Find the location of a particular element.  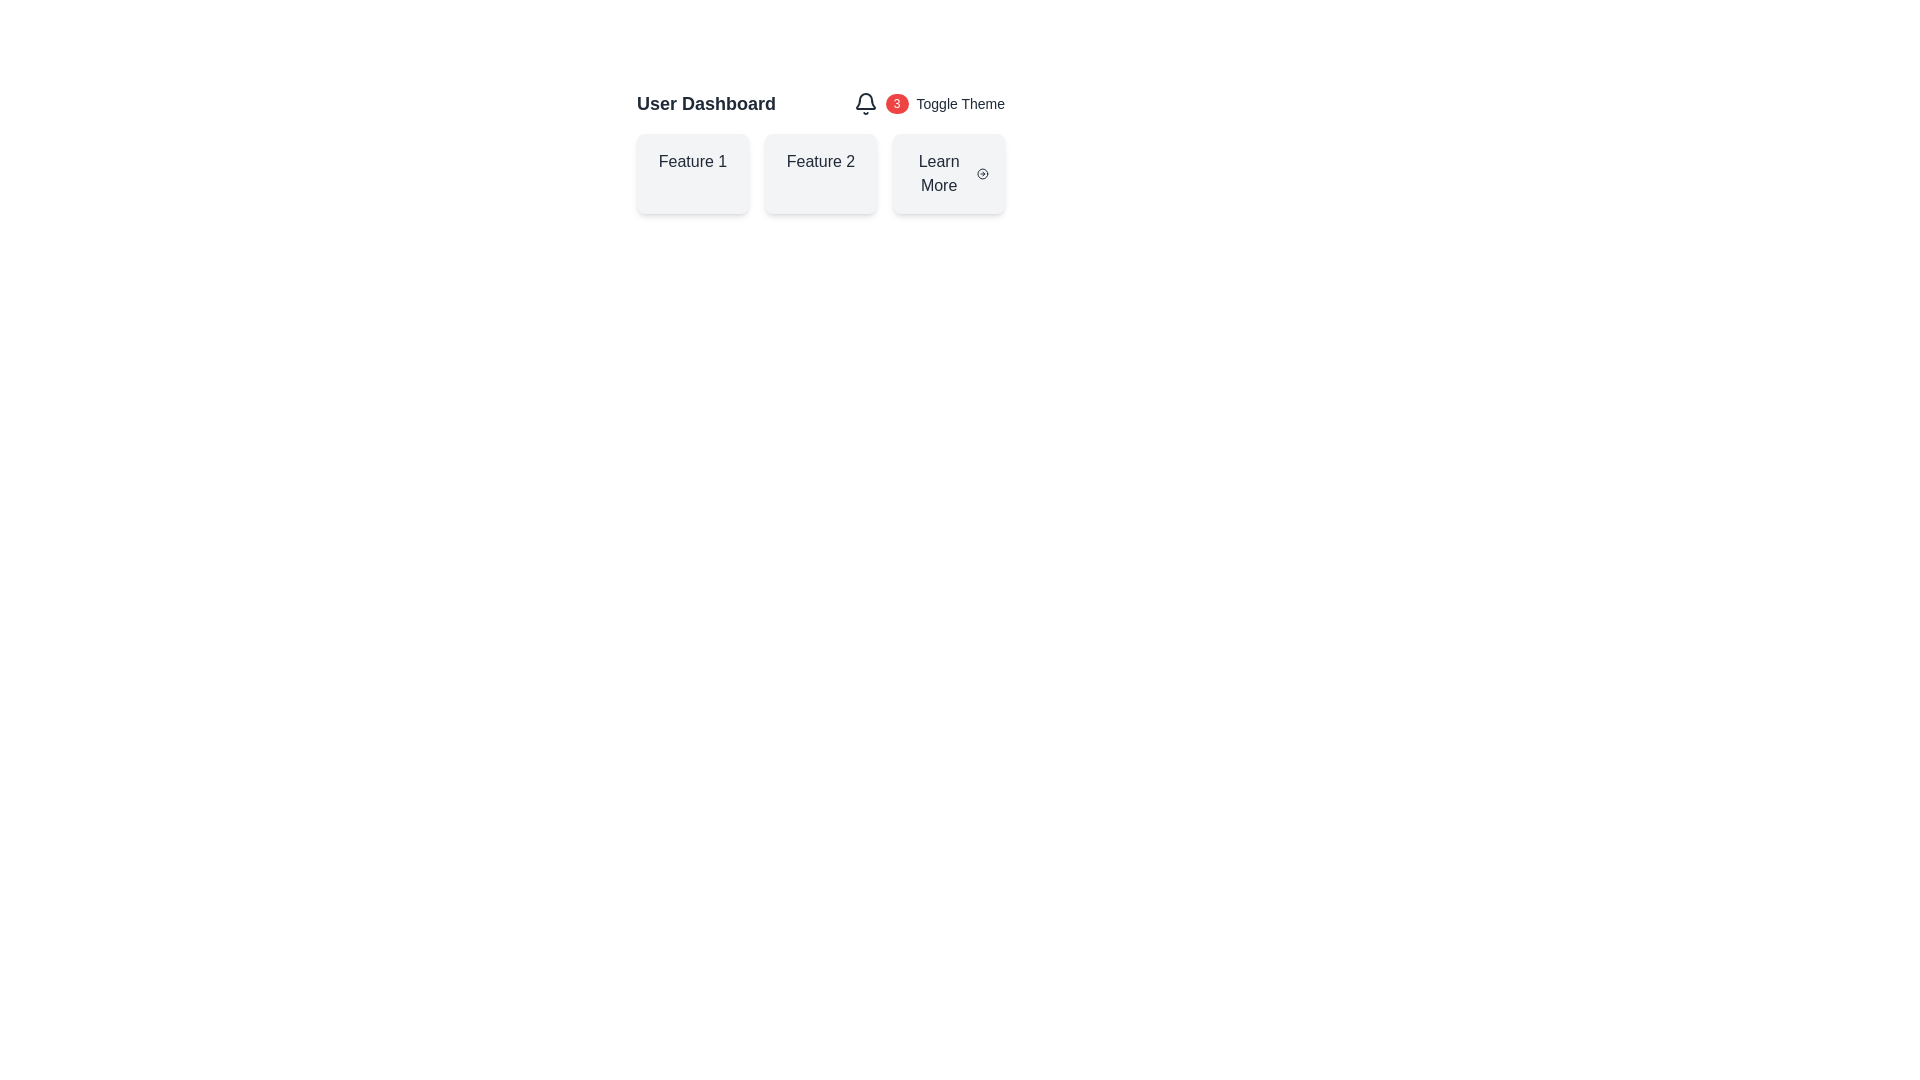

the notification badge located in the top right section of the interface, positioned to the right of the bell icon and to the left of the 'Toggle Theme' button is located at coordinates (896, 104).